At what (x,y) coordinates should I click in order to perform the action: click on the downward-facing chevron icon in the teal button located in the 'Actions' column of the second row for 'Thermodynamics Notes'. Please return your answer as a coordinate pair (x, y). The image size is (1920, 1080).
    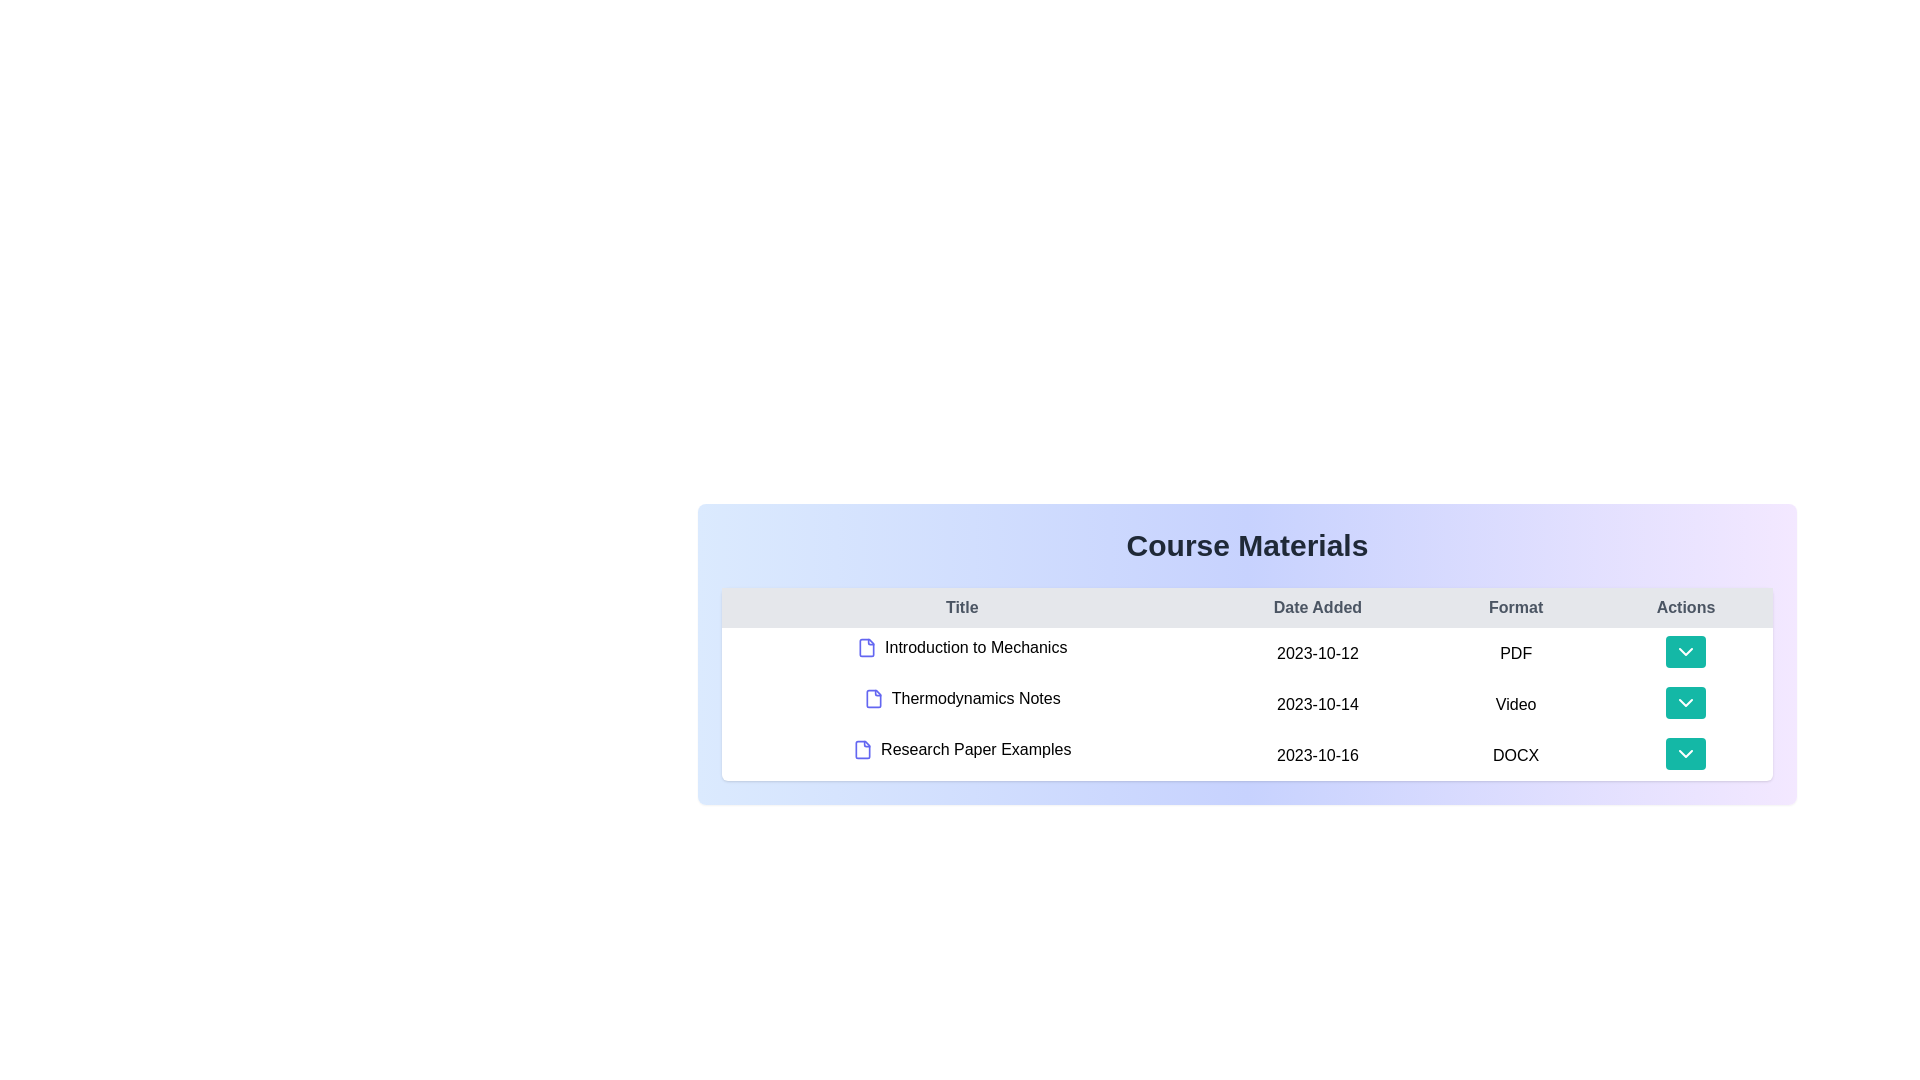
    Looking at the image, I should click on (1684, 701).